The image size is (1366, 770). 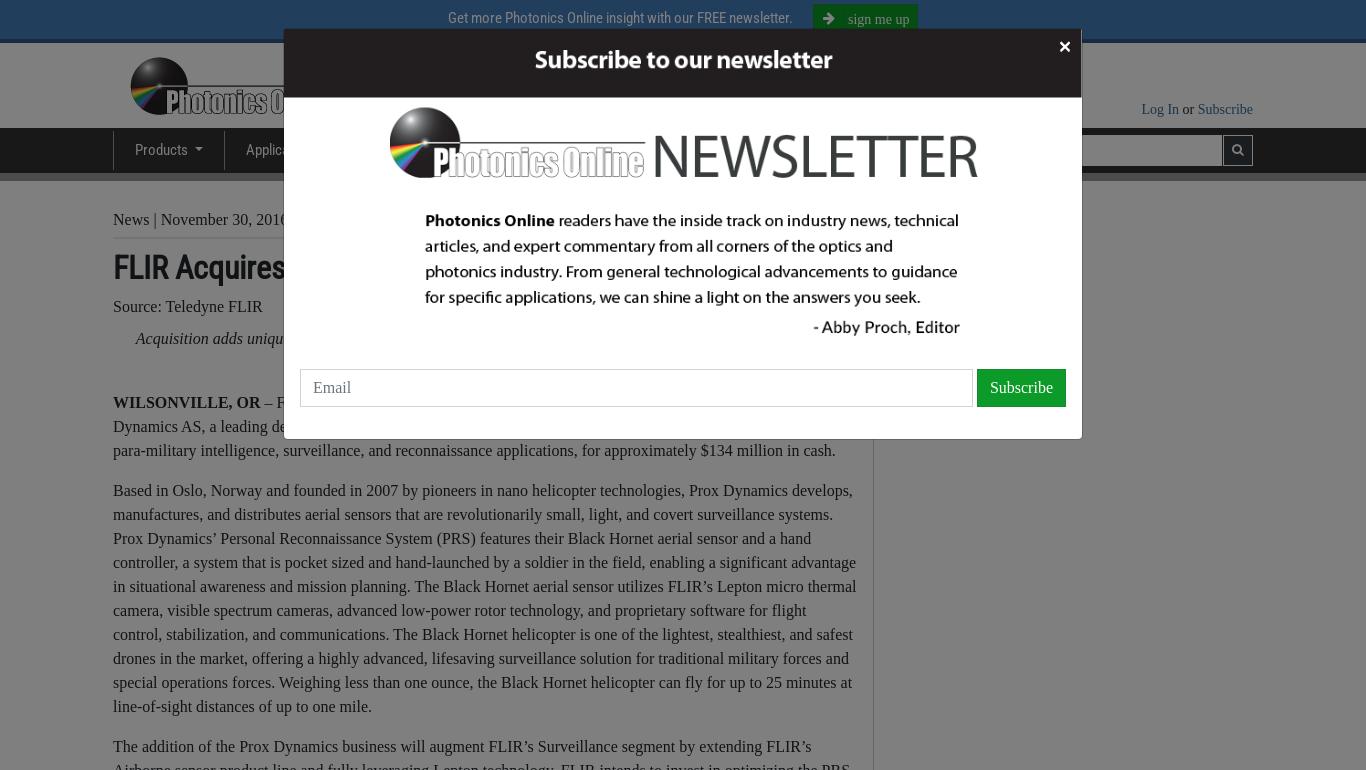 What do you see at coordinates (618, 18) in the screenshot?
I see `'Get more Photonics Online insight with our FREE newsletter.'` at bounding box center [618, 18].